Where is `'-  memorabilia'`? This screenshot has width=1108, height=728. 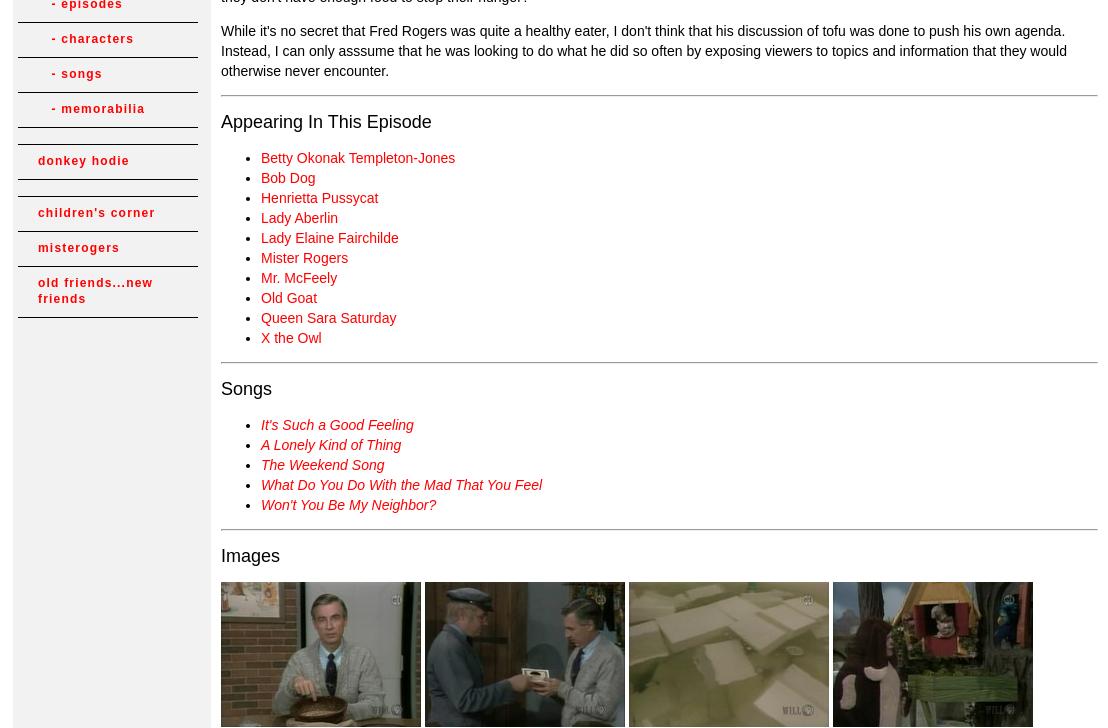
'-  memorabilia' is located at coordinates (90, 108).